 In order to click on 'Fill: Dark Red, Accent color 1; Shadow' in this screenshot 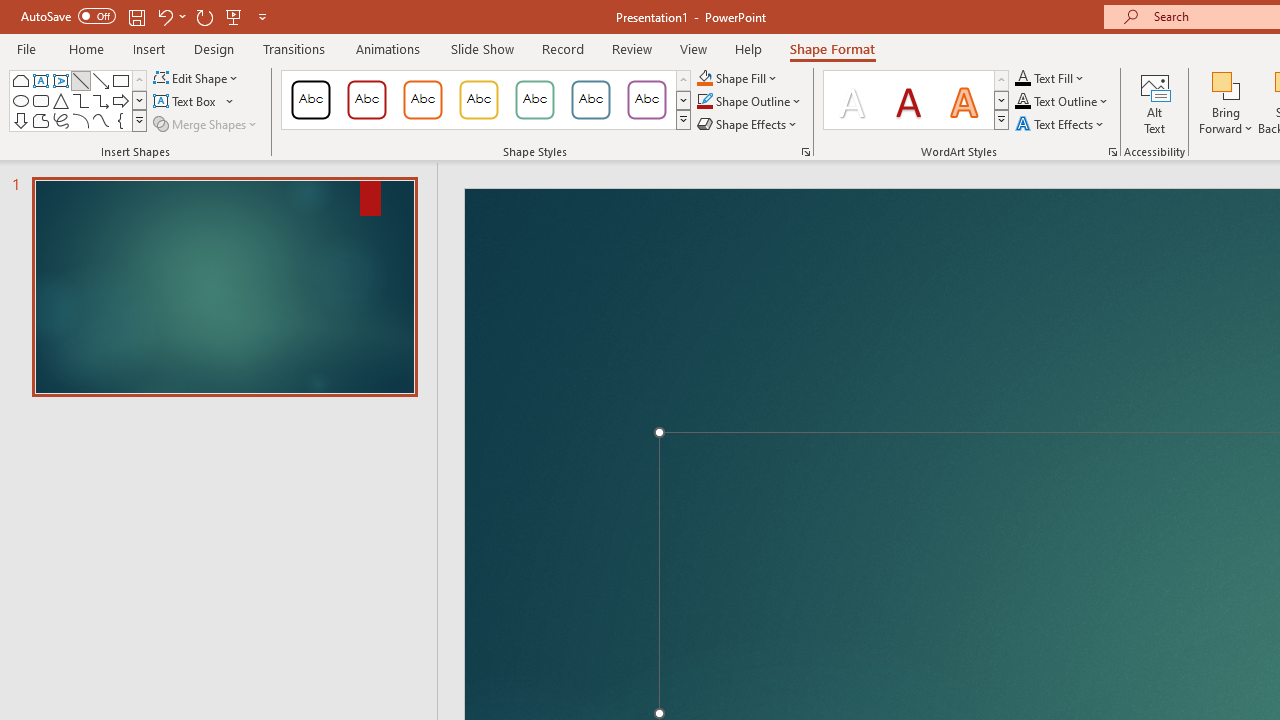, I will do `click(907, 100)`.